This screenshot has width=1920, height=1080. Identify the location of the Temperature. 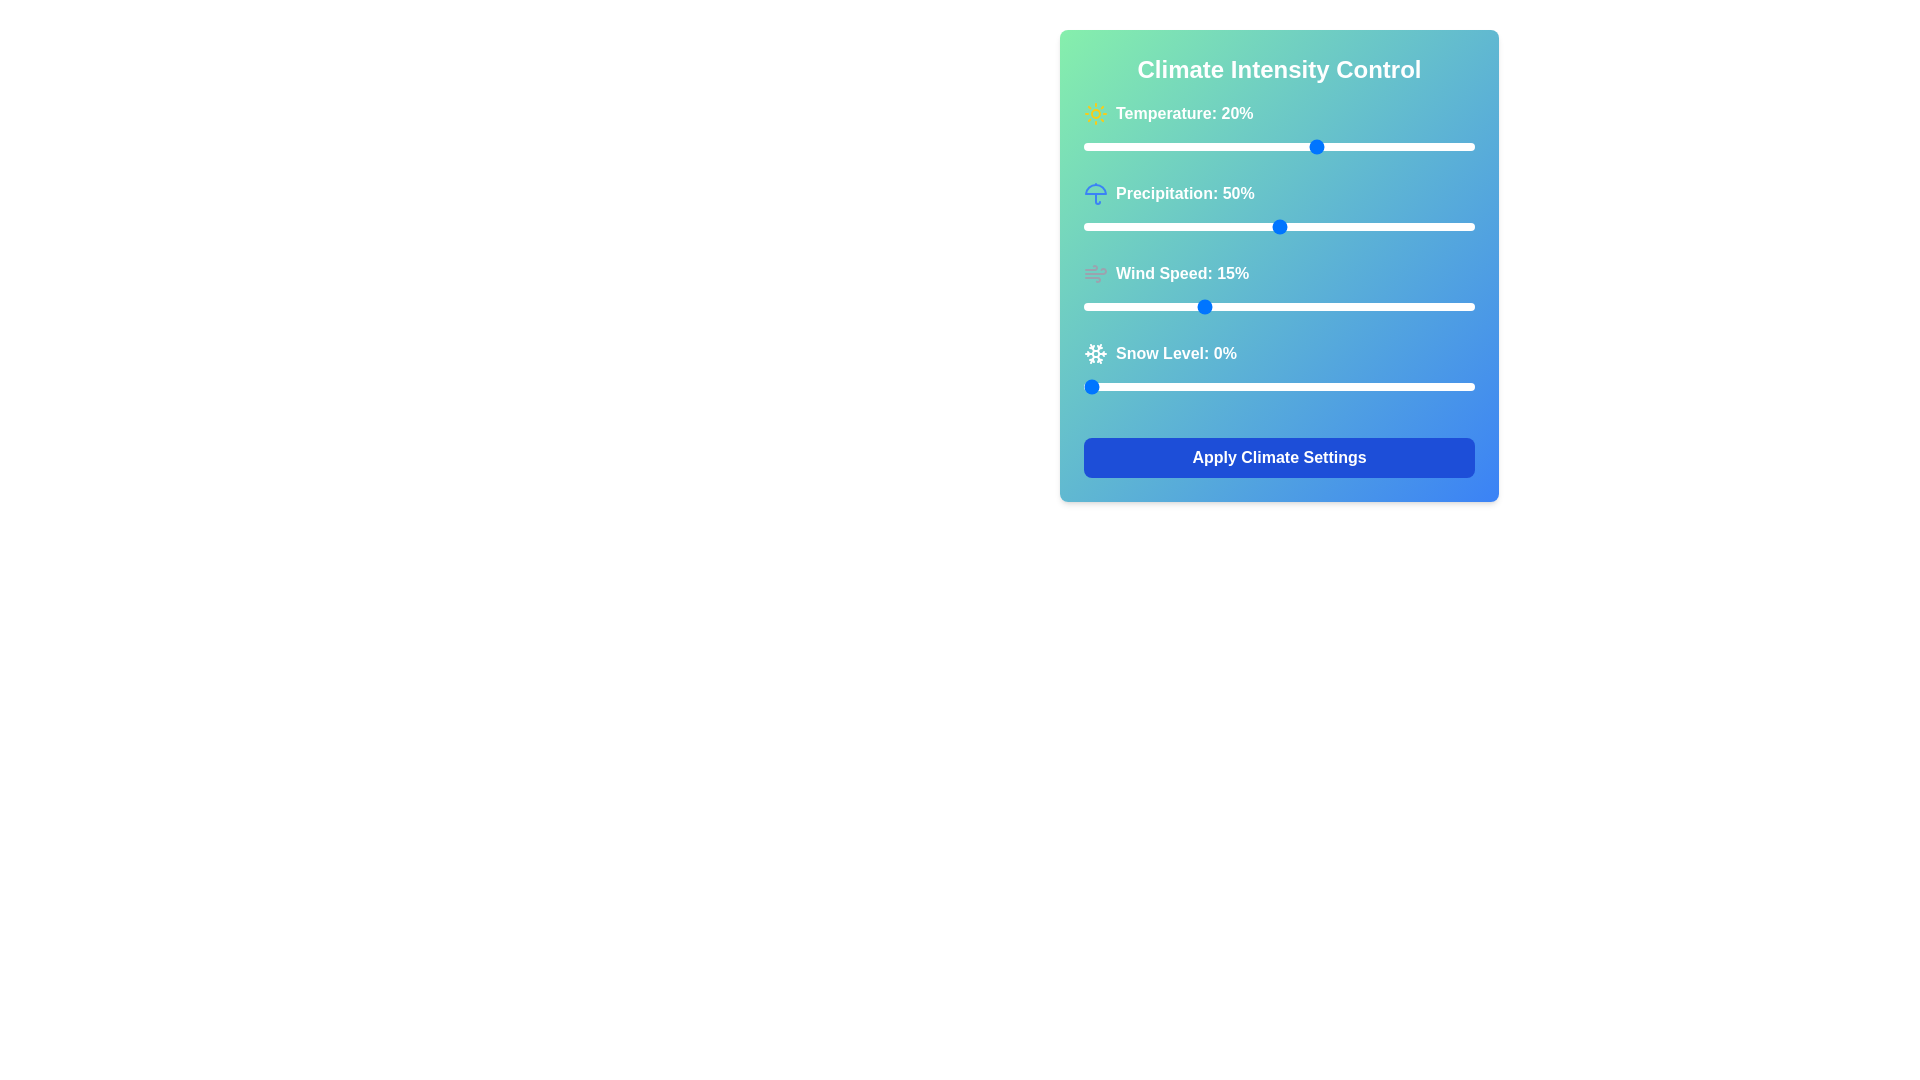
(1342, 145).